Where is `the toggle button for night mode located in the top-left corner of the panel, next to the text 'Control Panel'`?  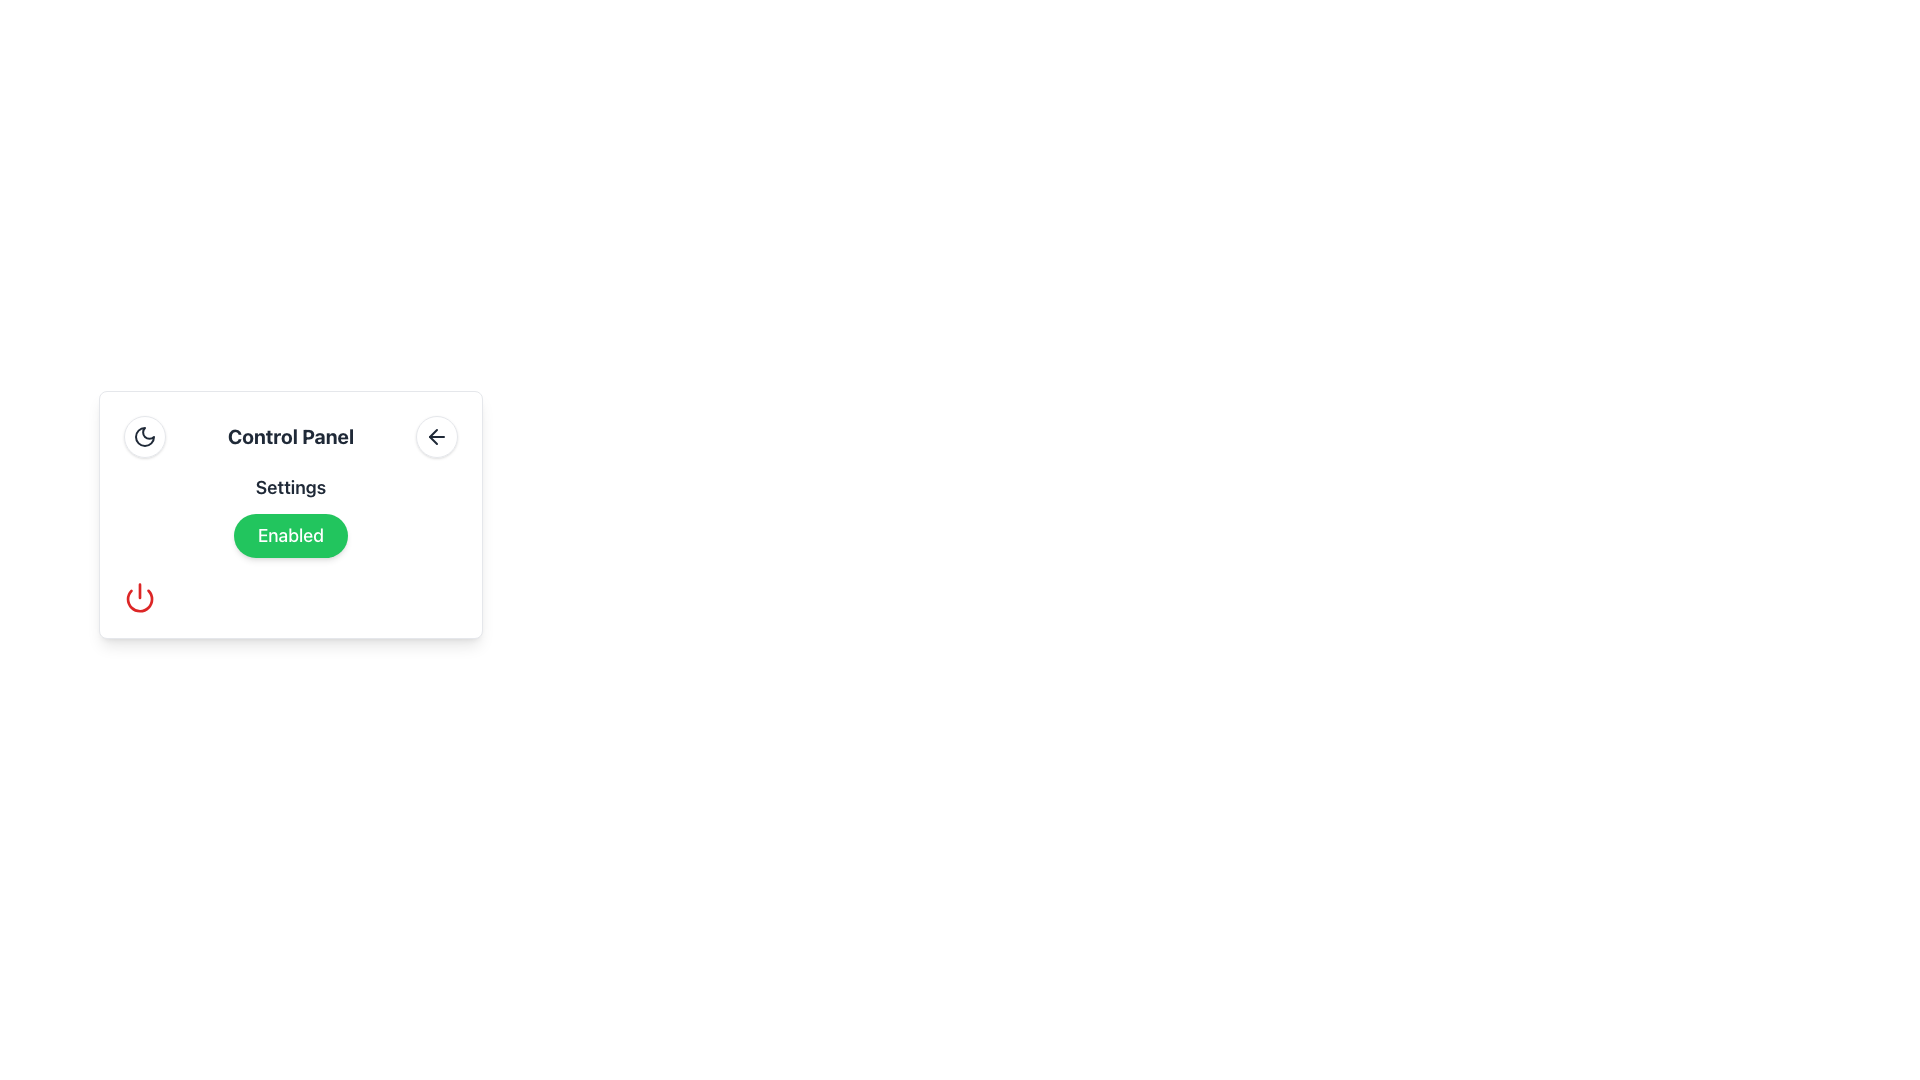 the toggle button for night mode located in the top-left corner of the panel, next to the text 'Control Panel' is located at coordinates (143, 435).